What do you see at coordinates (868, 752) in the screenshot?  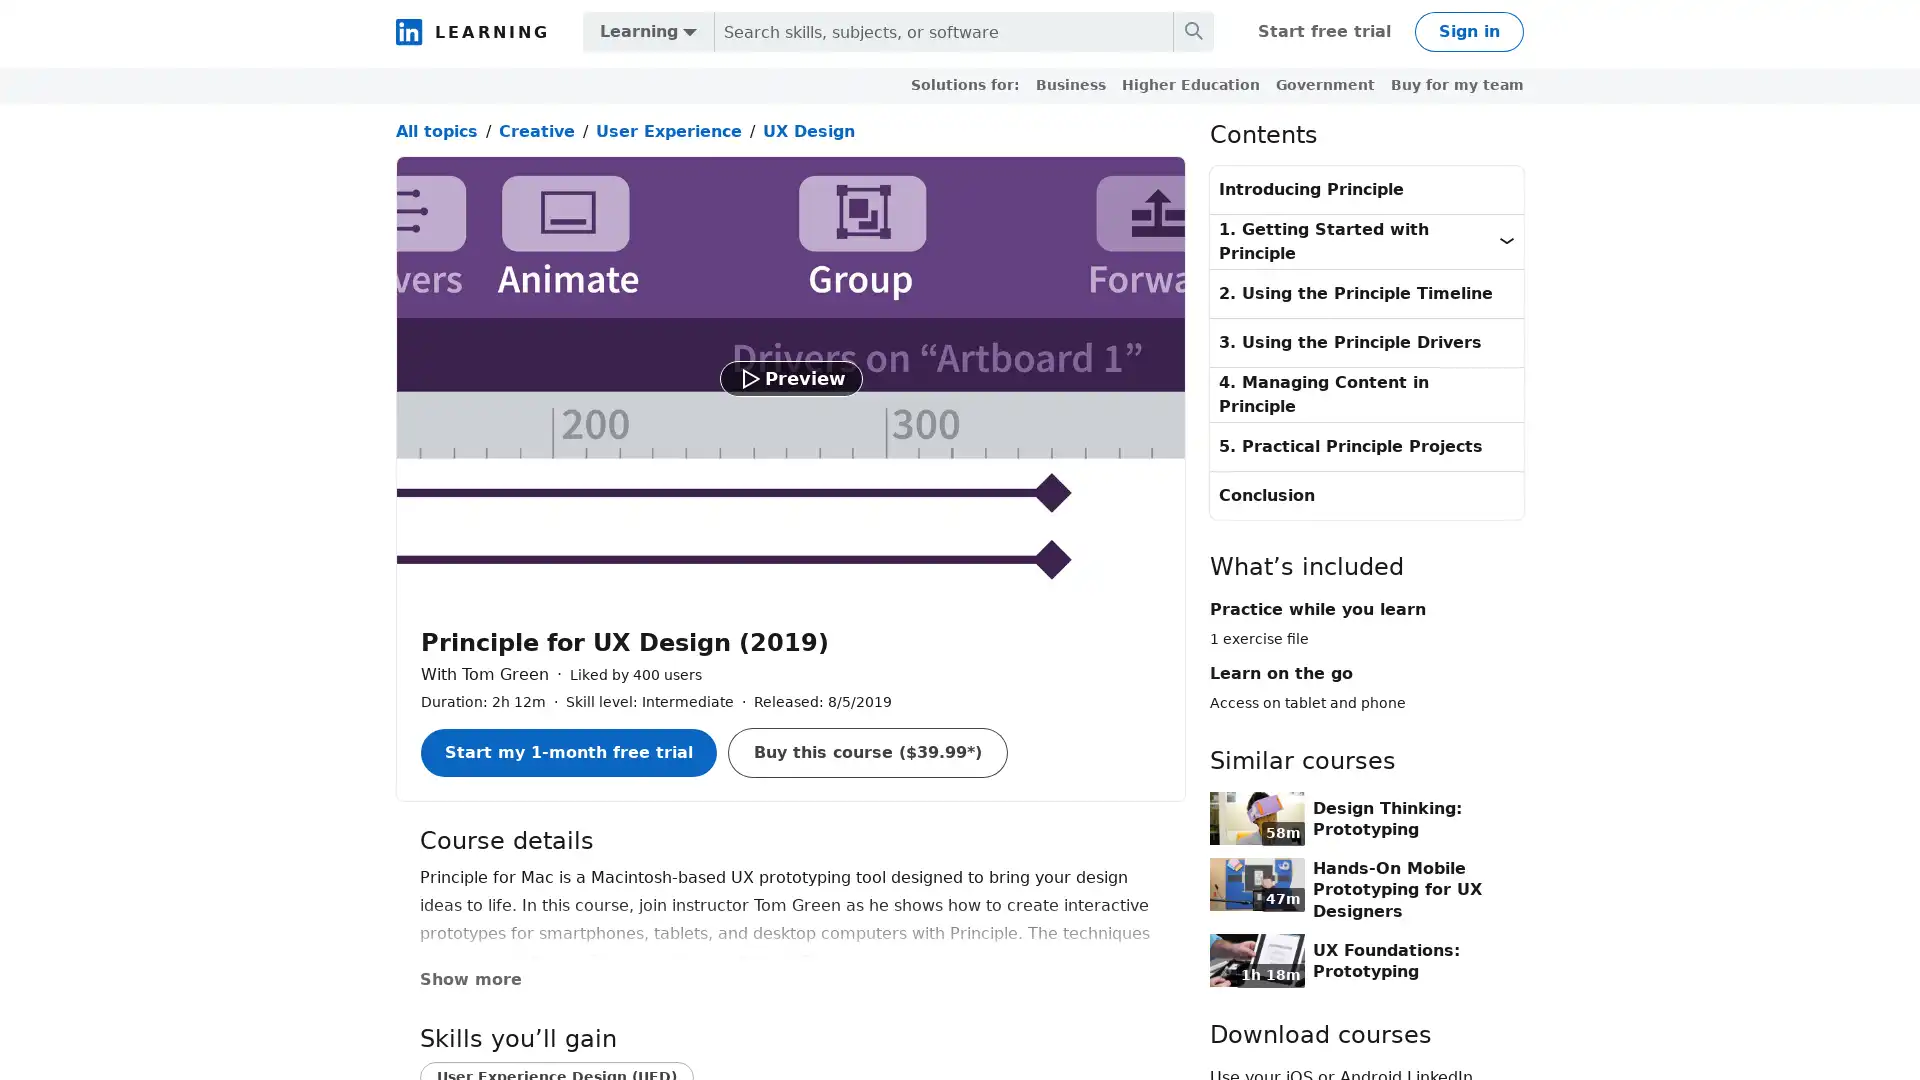 I see `Buy this course ($39.99*)` at bounding box center [868, 752].